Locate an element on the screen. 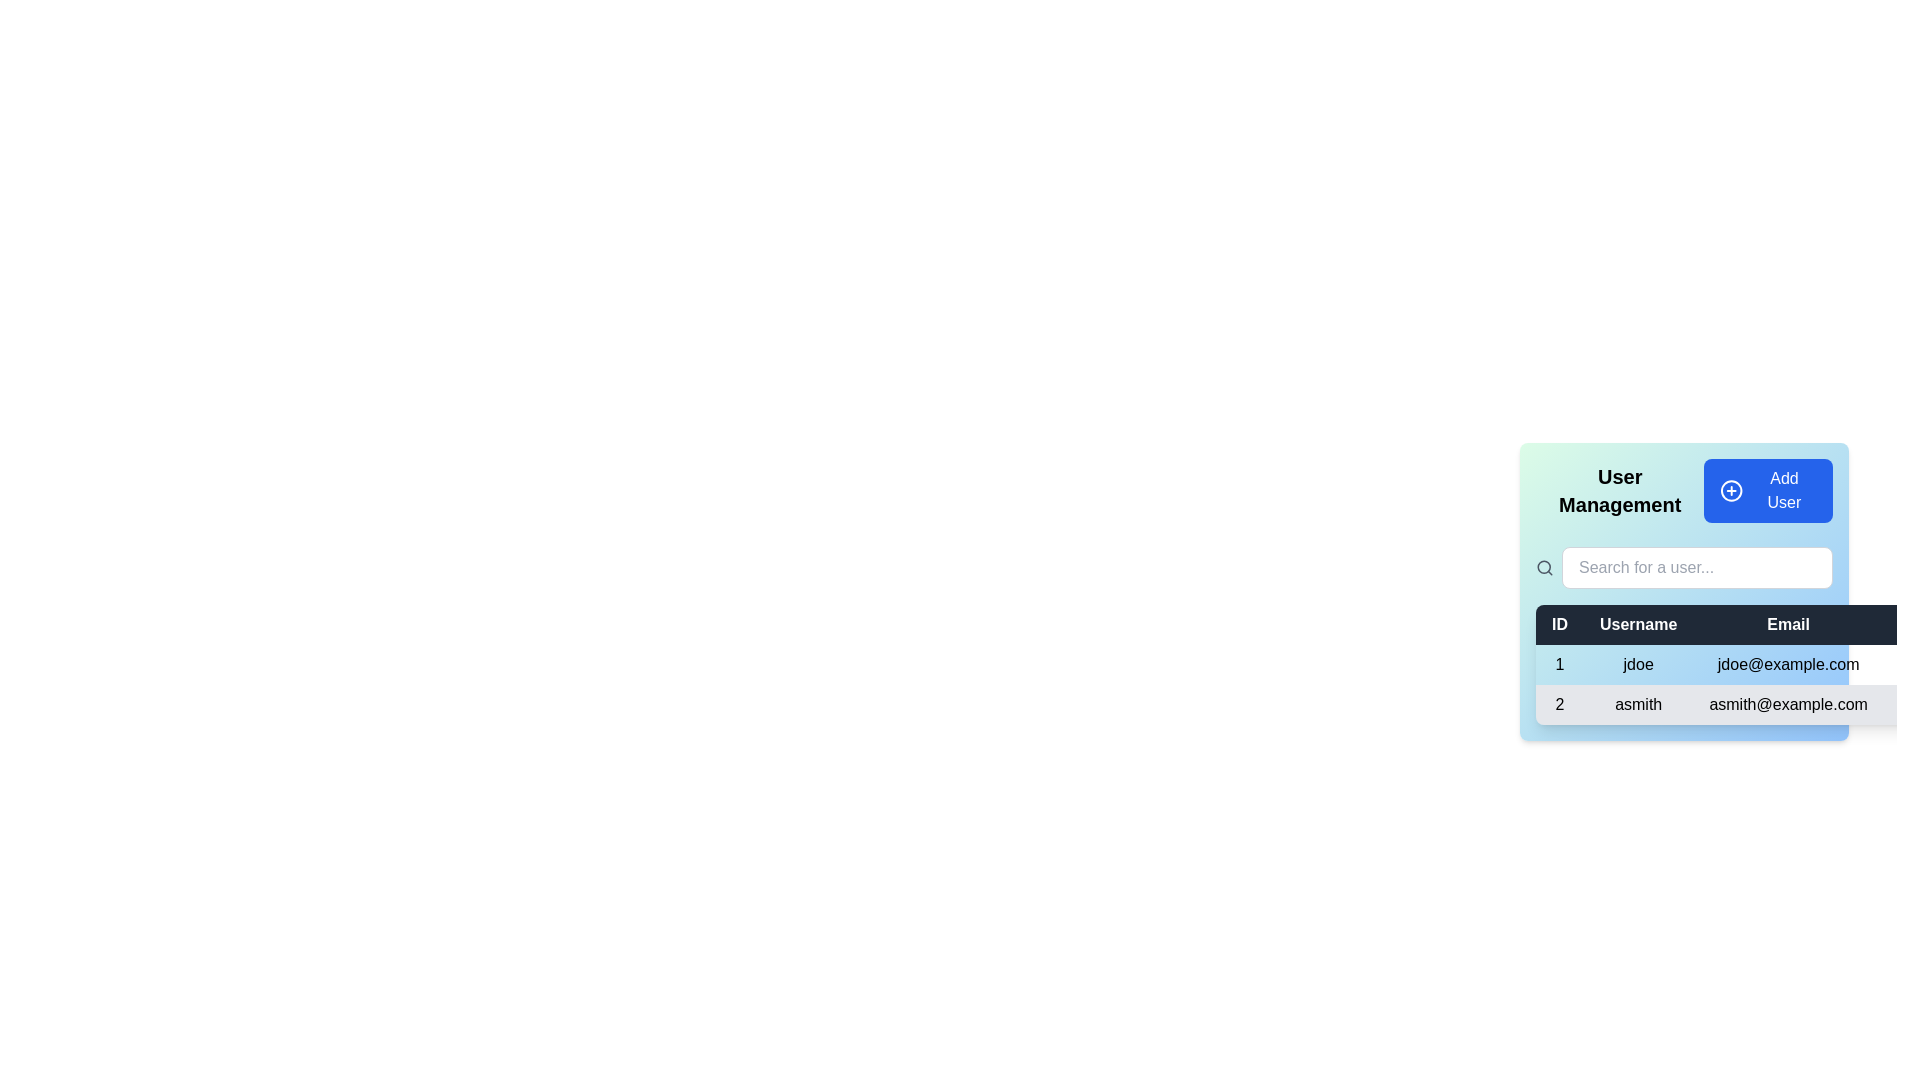  the 'Username' text label, which is displayed in bold, white font against a dark background, located in the second cell of a table header between 'ID' and 'Email' is located at coordinates (1638, 623).